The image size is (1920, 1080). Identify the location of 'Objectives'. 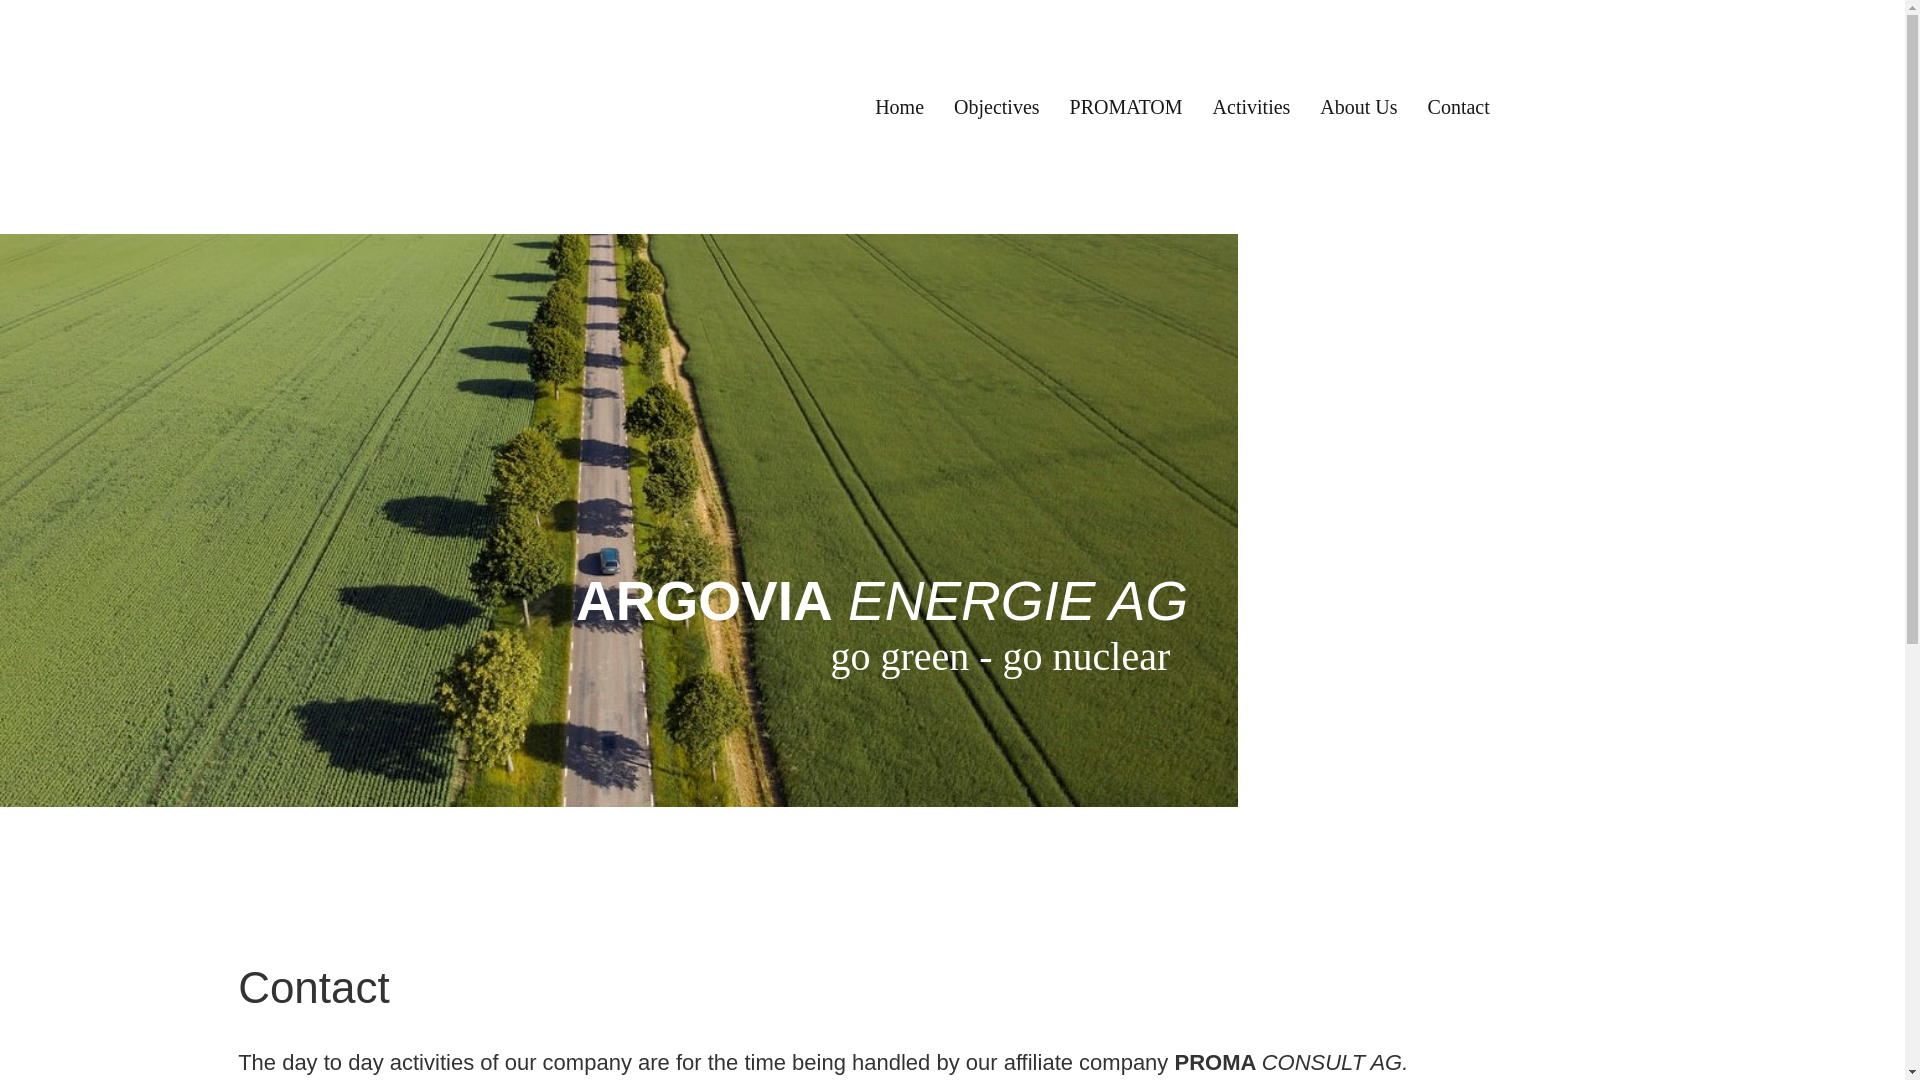
(997, 107).